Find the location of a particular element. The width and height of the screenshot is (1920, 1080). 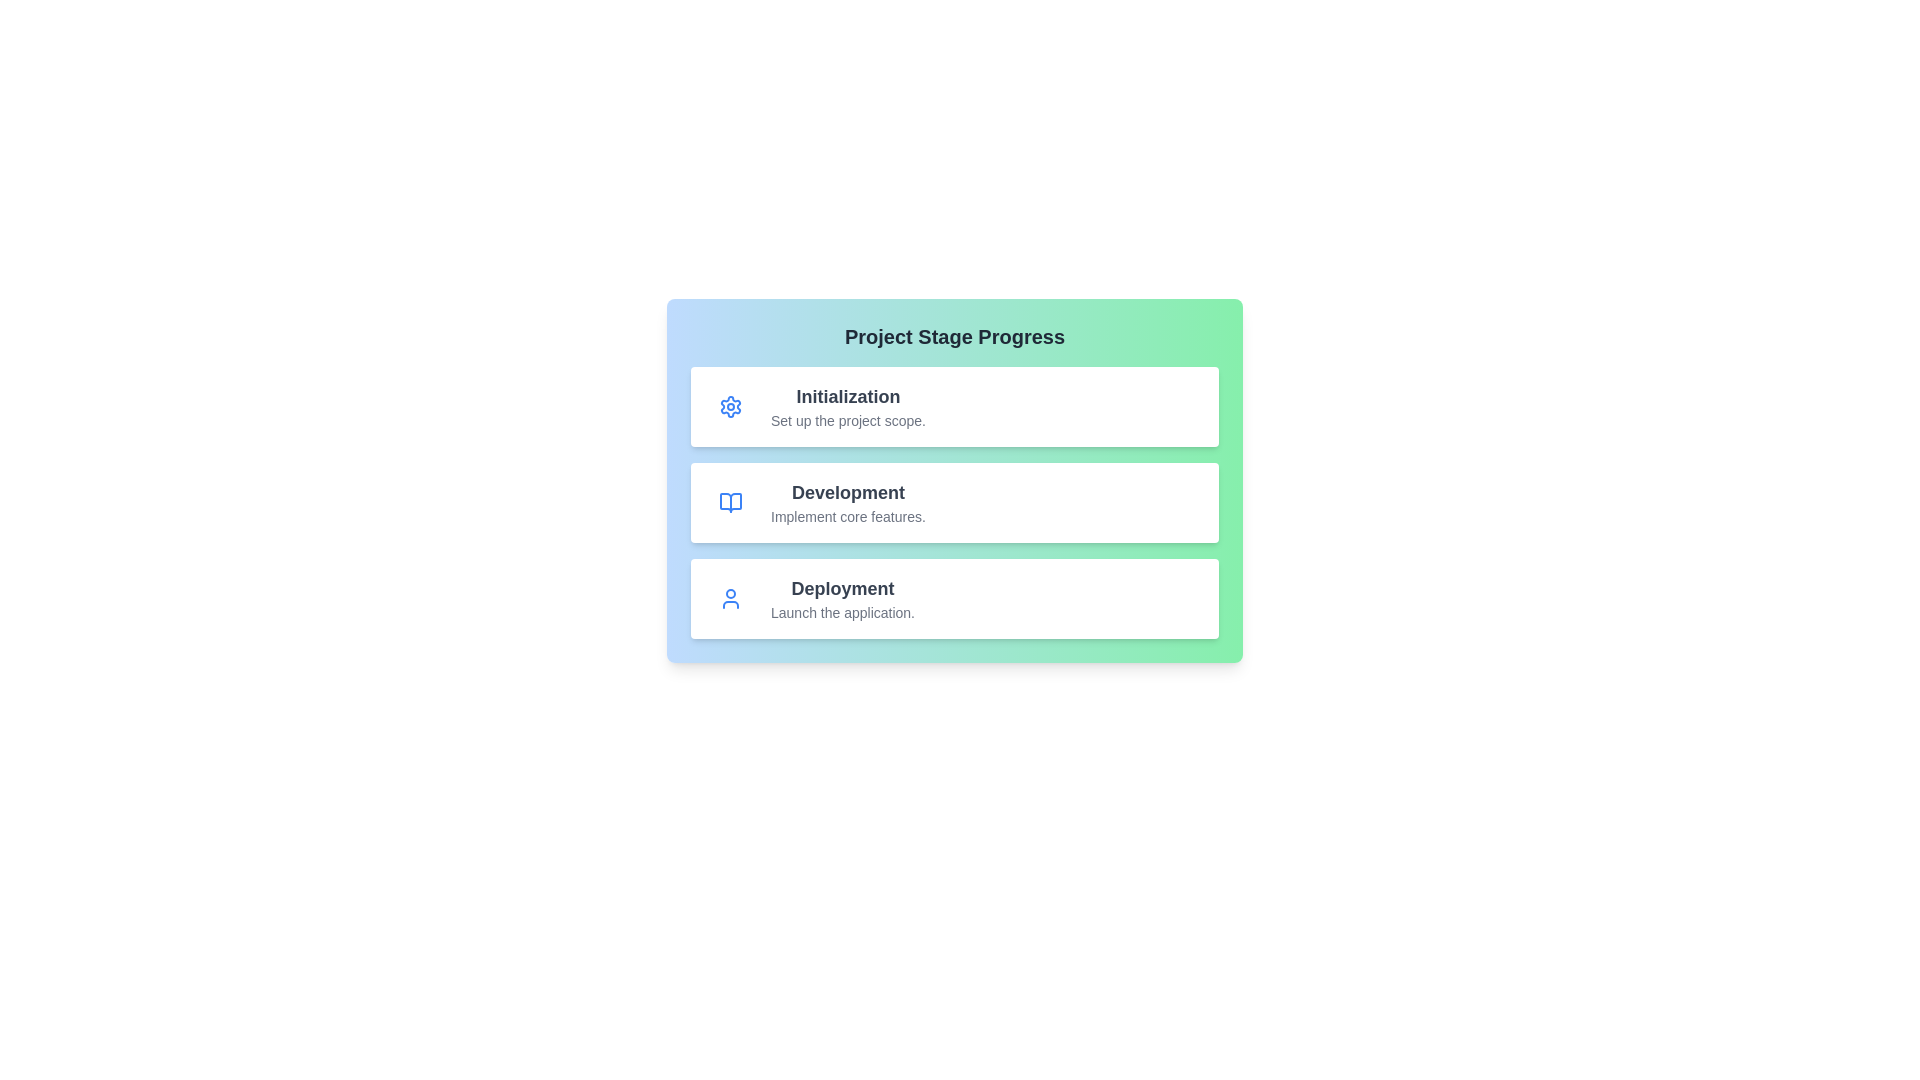

the 'Development' card item in the project progress tracker, which is located in the middle of a vertically stacked list of similar elements, right under the 'Initialization' card and above the 'Deployment' card is located at coordinates (954, 481).